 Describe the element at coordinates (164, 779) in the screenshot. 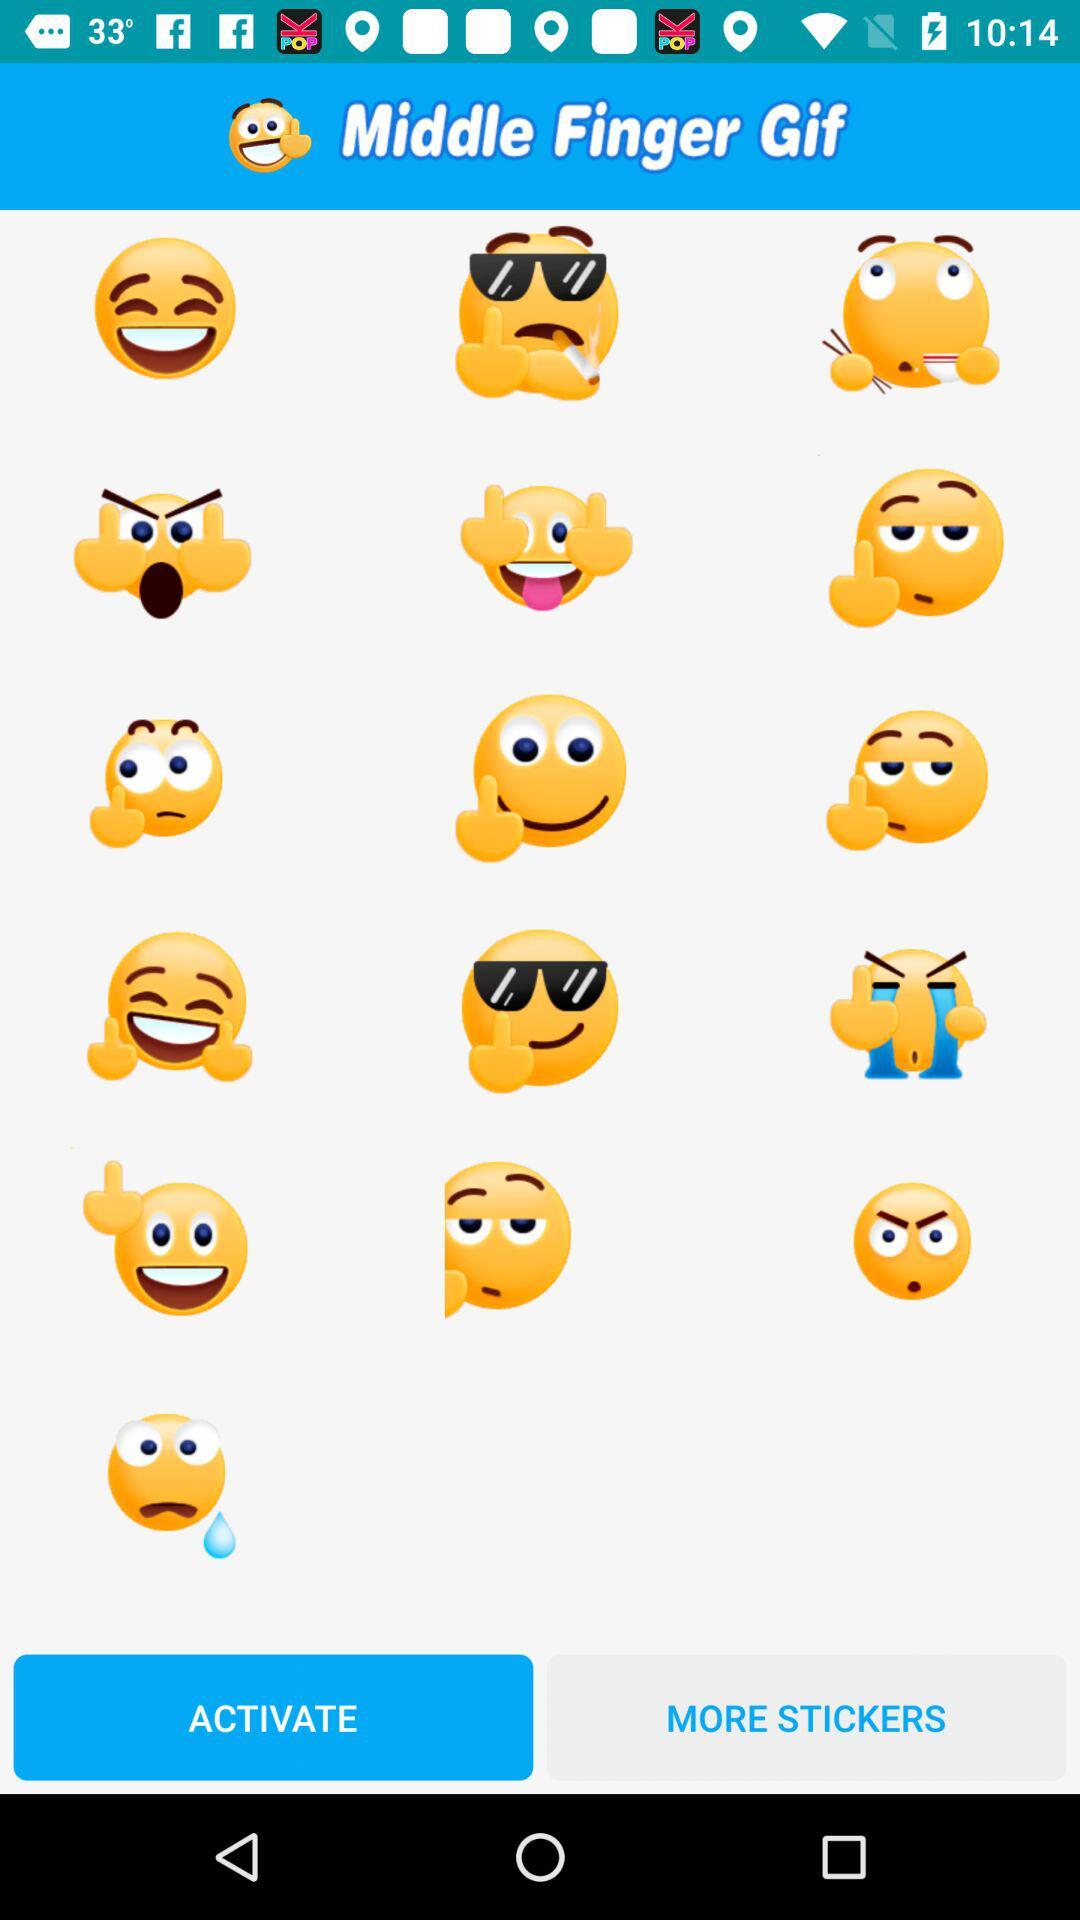

I see `the 3rd left side emoji` at that location.